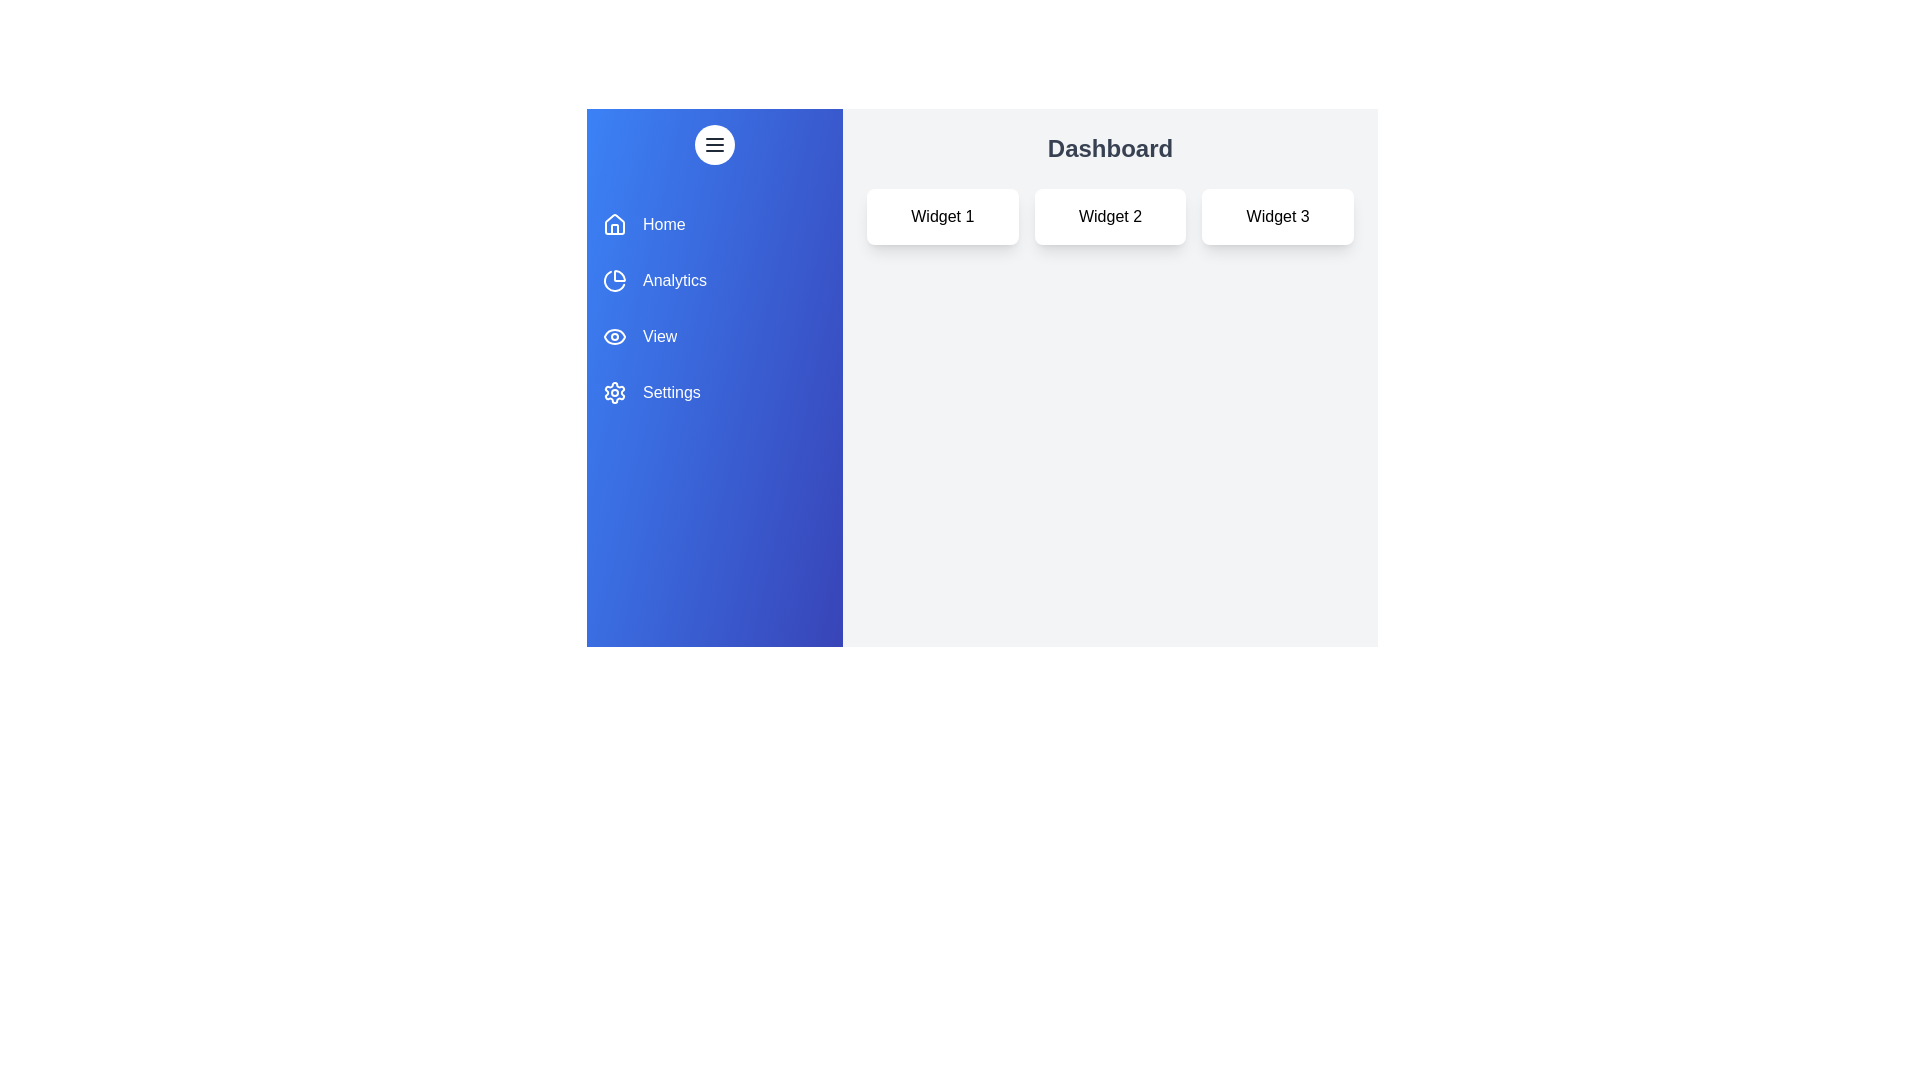 Image resolution: width=1920 pixels, height=1080 pixels. What do you see at coordinates (715, 224) in the screenshot?
I see `the section Home in the drawer to highlight it` at bounding box center [715, 224].